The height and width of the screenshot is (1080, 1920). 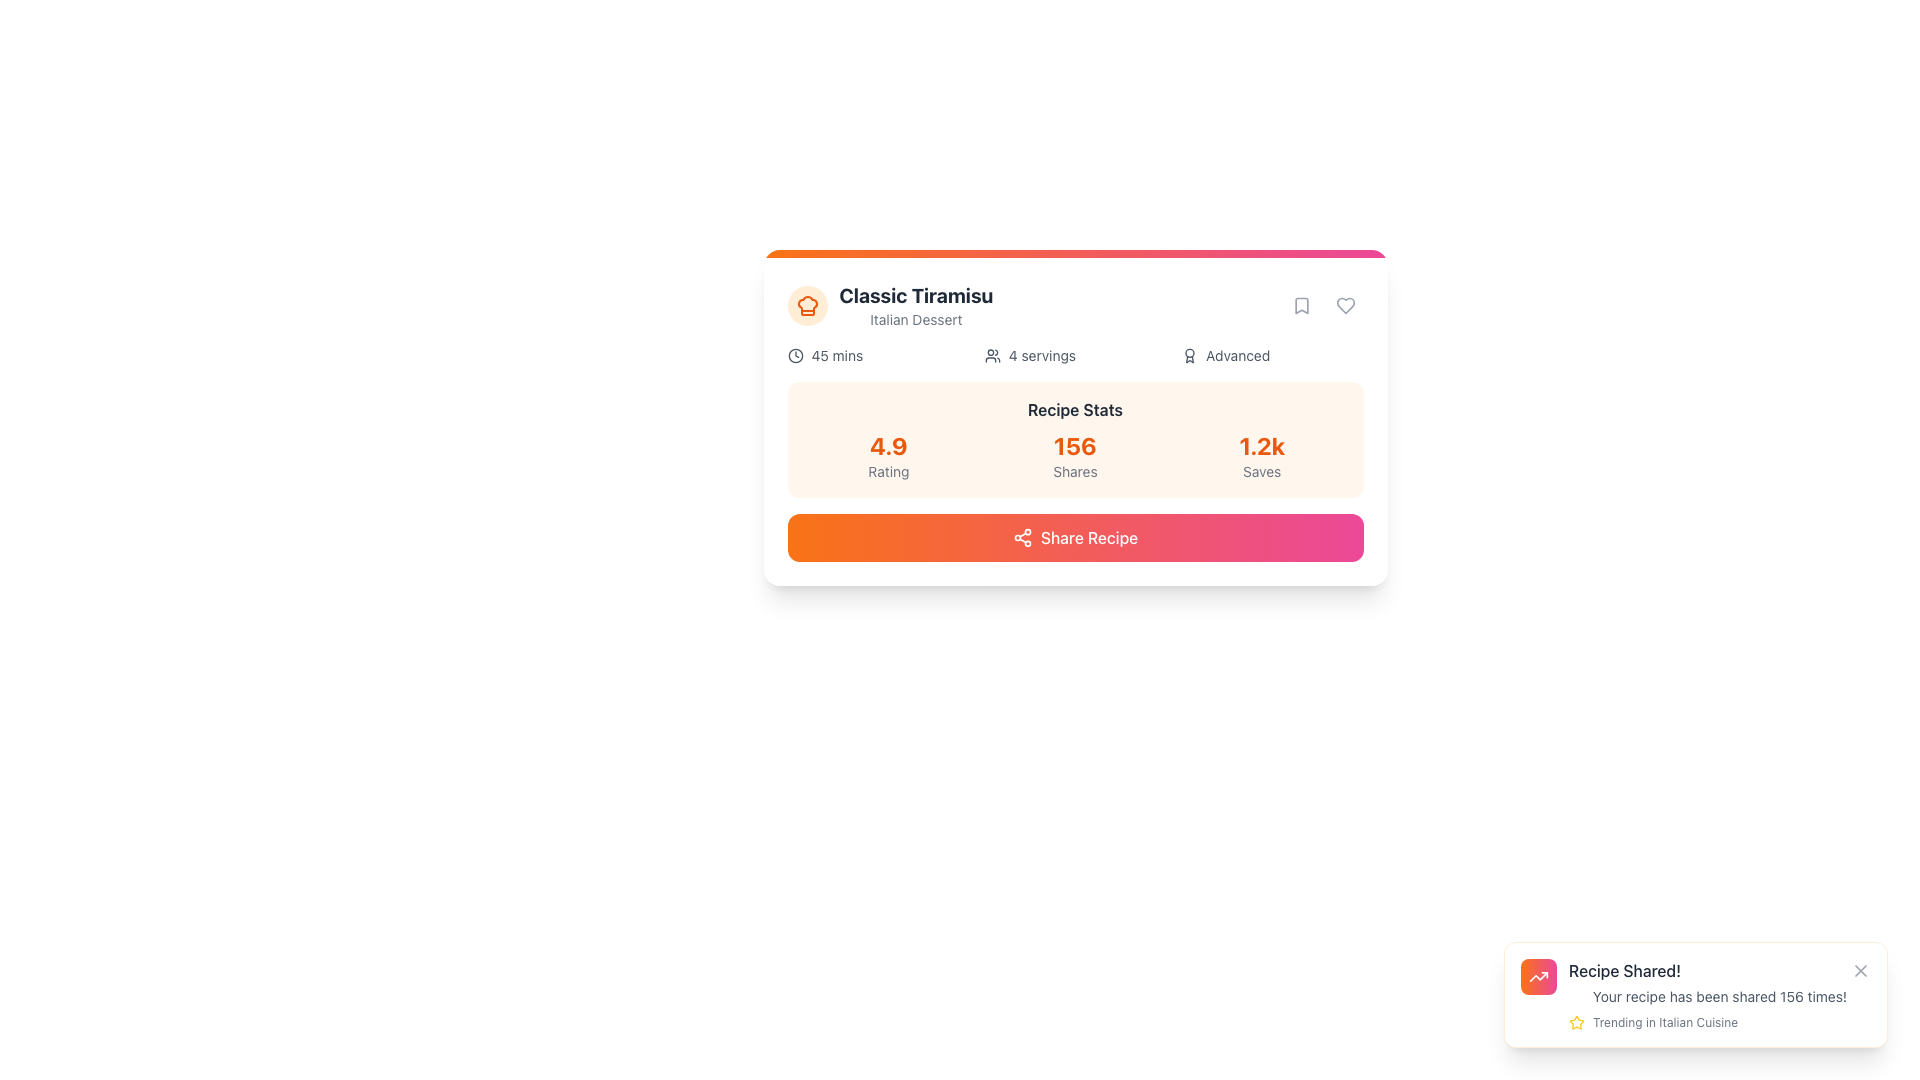 I want to click on the save button located on the top-right corner of the card, which is the first button from the left in a set of two, so click(x=1301, y=305).